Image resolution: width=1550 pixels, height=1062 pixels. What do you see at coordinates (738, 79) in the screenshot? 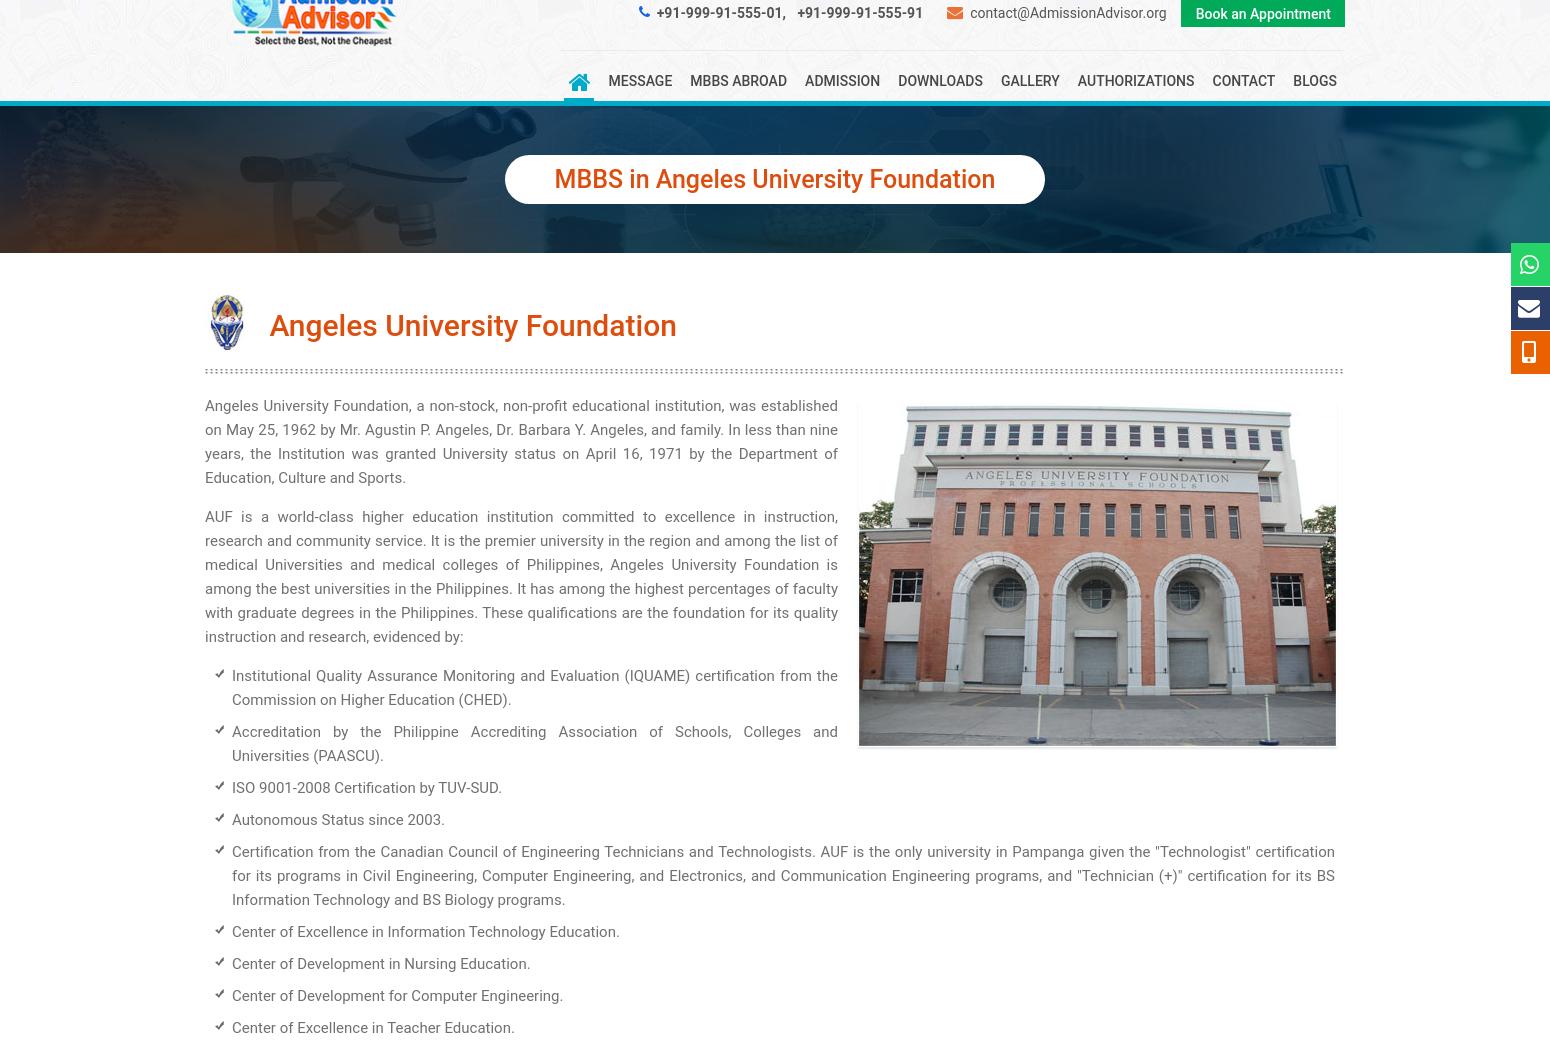
I see `'MBBS Abroad'` at bounding box center [738, 79].